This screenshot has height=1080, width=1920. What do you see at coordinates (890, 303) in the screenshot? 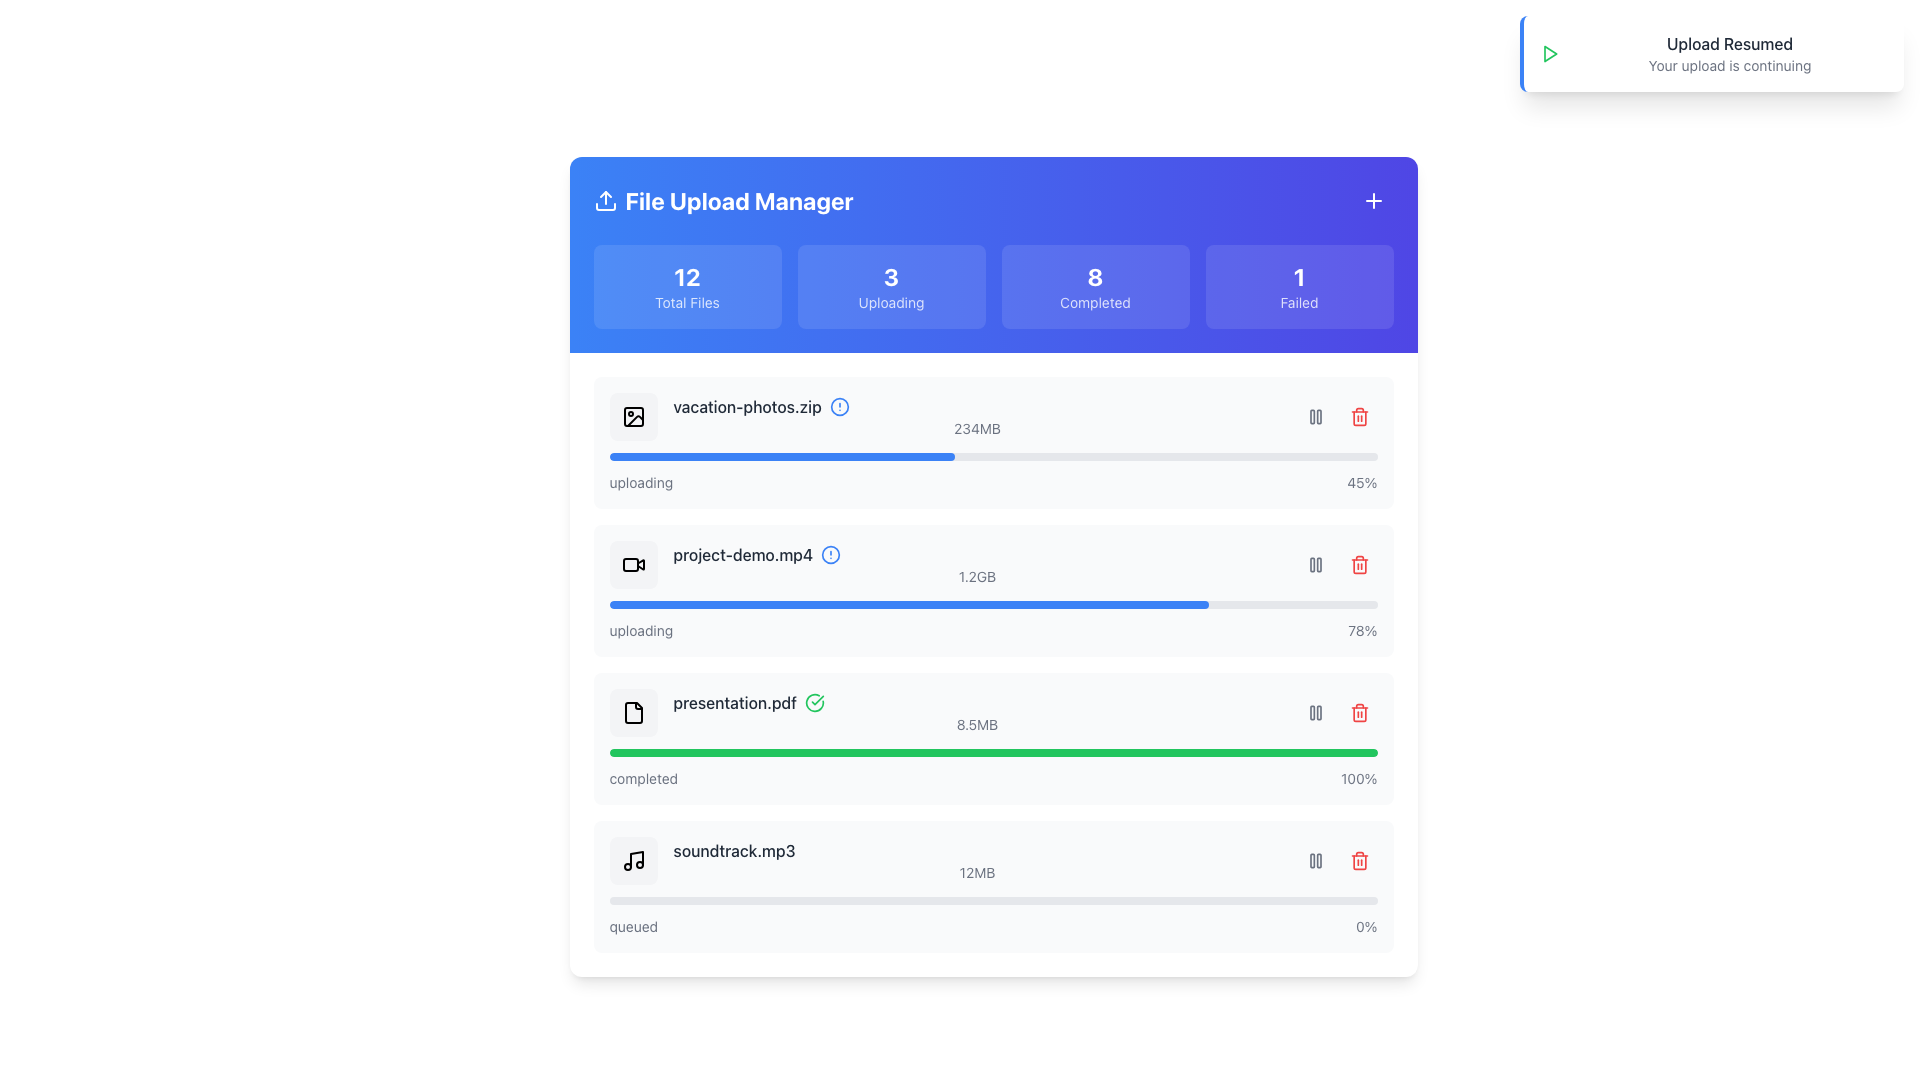
I see `text label displaying 'Uploading', which is styled in small white font with an opacity effect, located below the number '3' in the summary section of the UI` at bounding box center [890, 303].